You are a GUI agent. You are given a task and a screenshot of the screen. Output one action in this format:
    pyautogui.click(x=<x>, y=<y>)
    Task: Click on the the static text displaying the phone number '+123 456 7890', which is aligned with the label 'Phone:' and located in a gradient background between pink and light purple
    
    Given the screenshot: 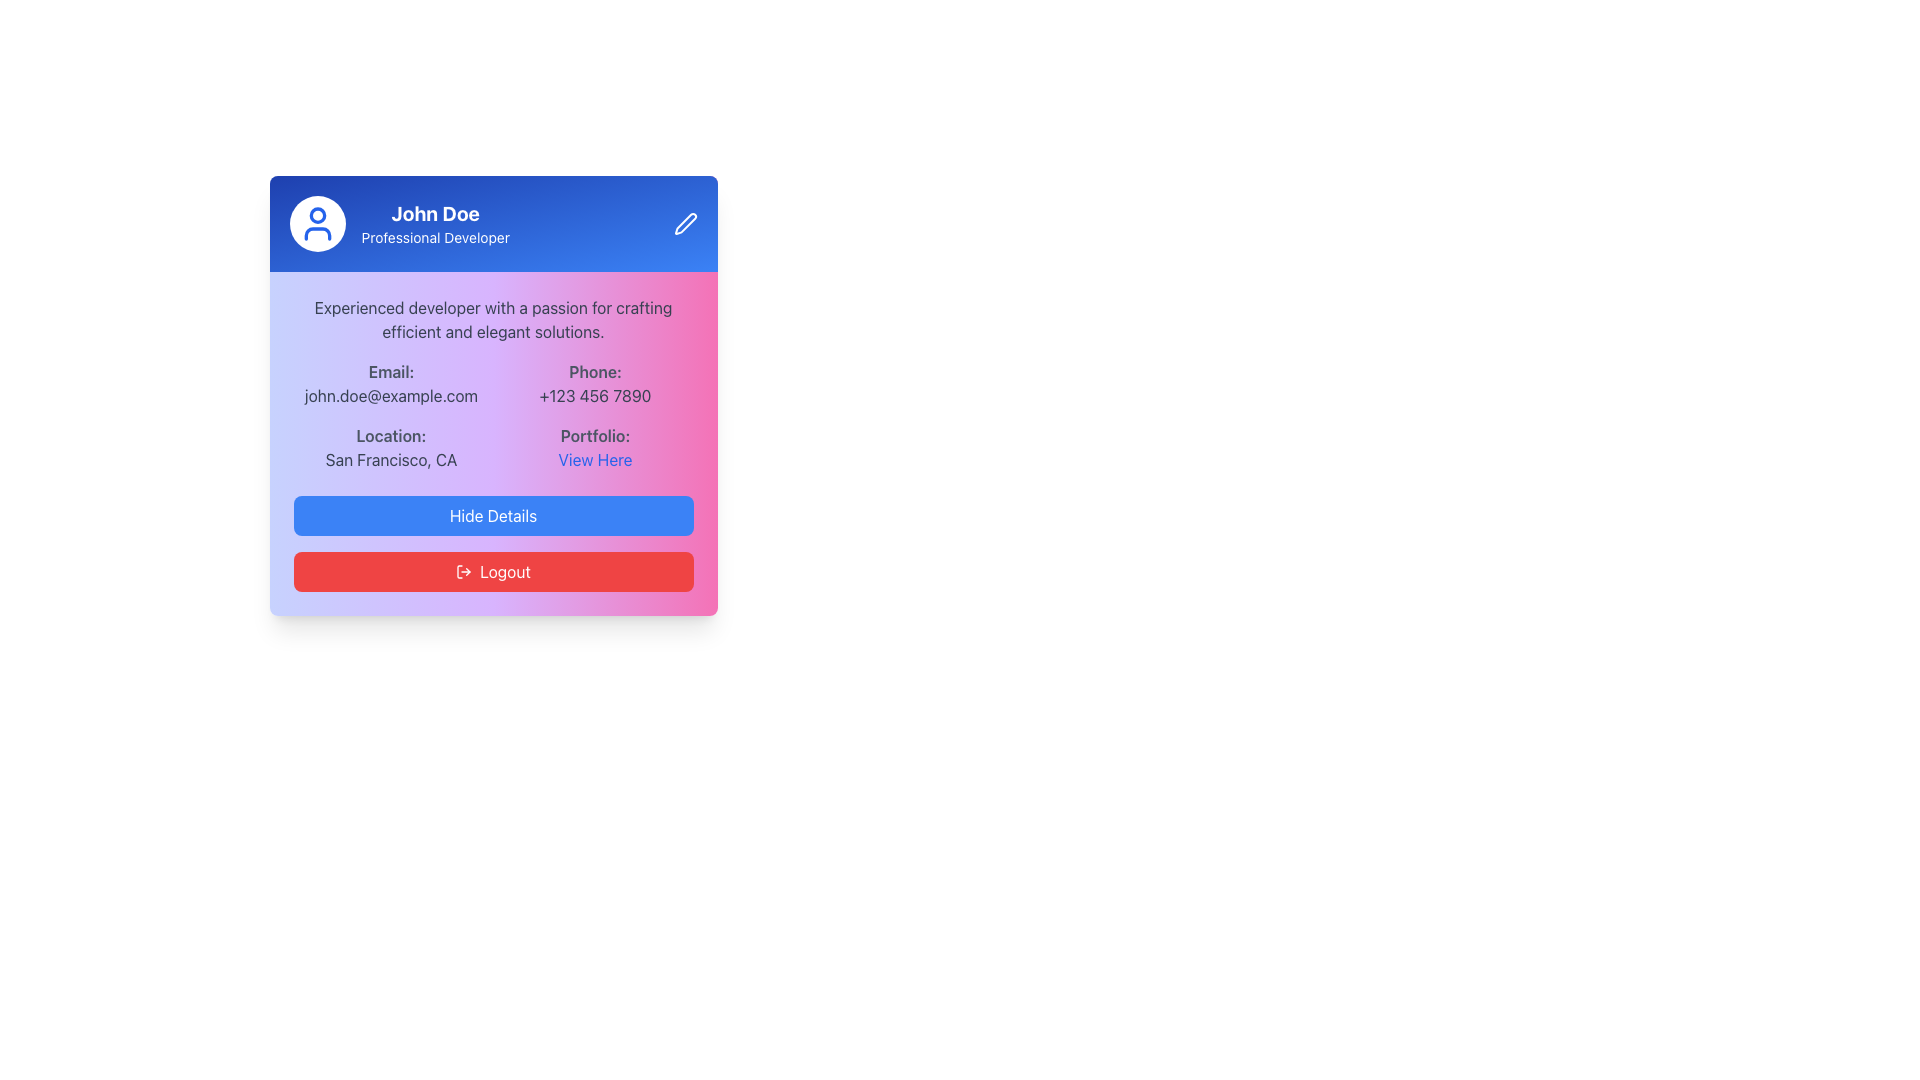 What is the action you would take?
    pyautogui.click(x=594, y=396)
    